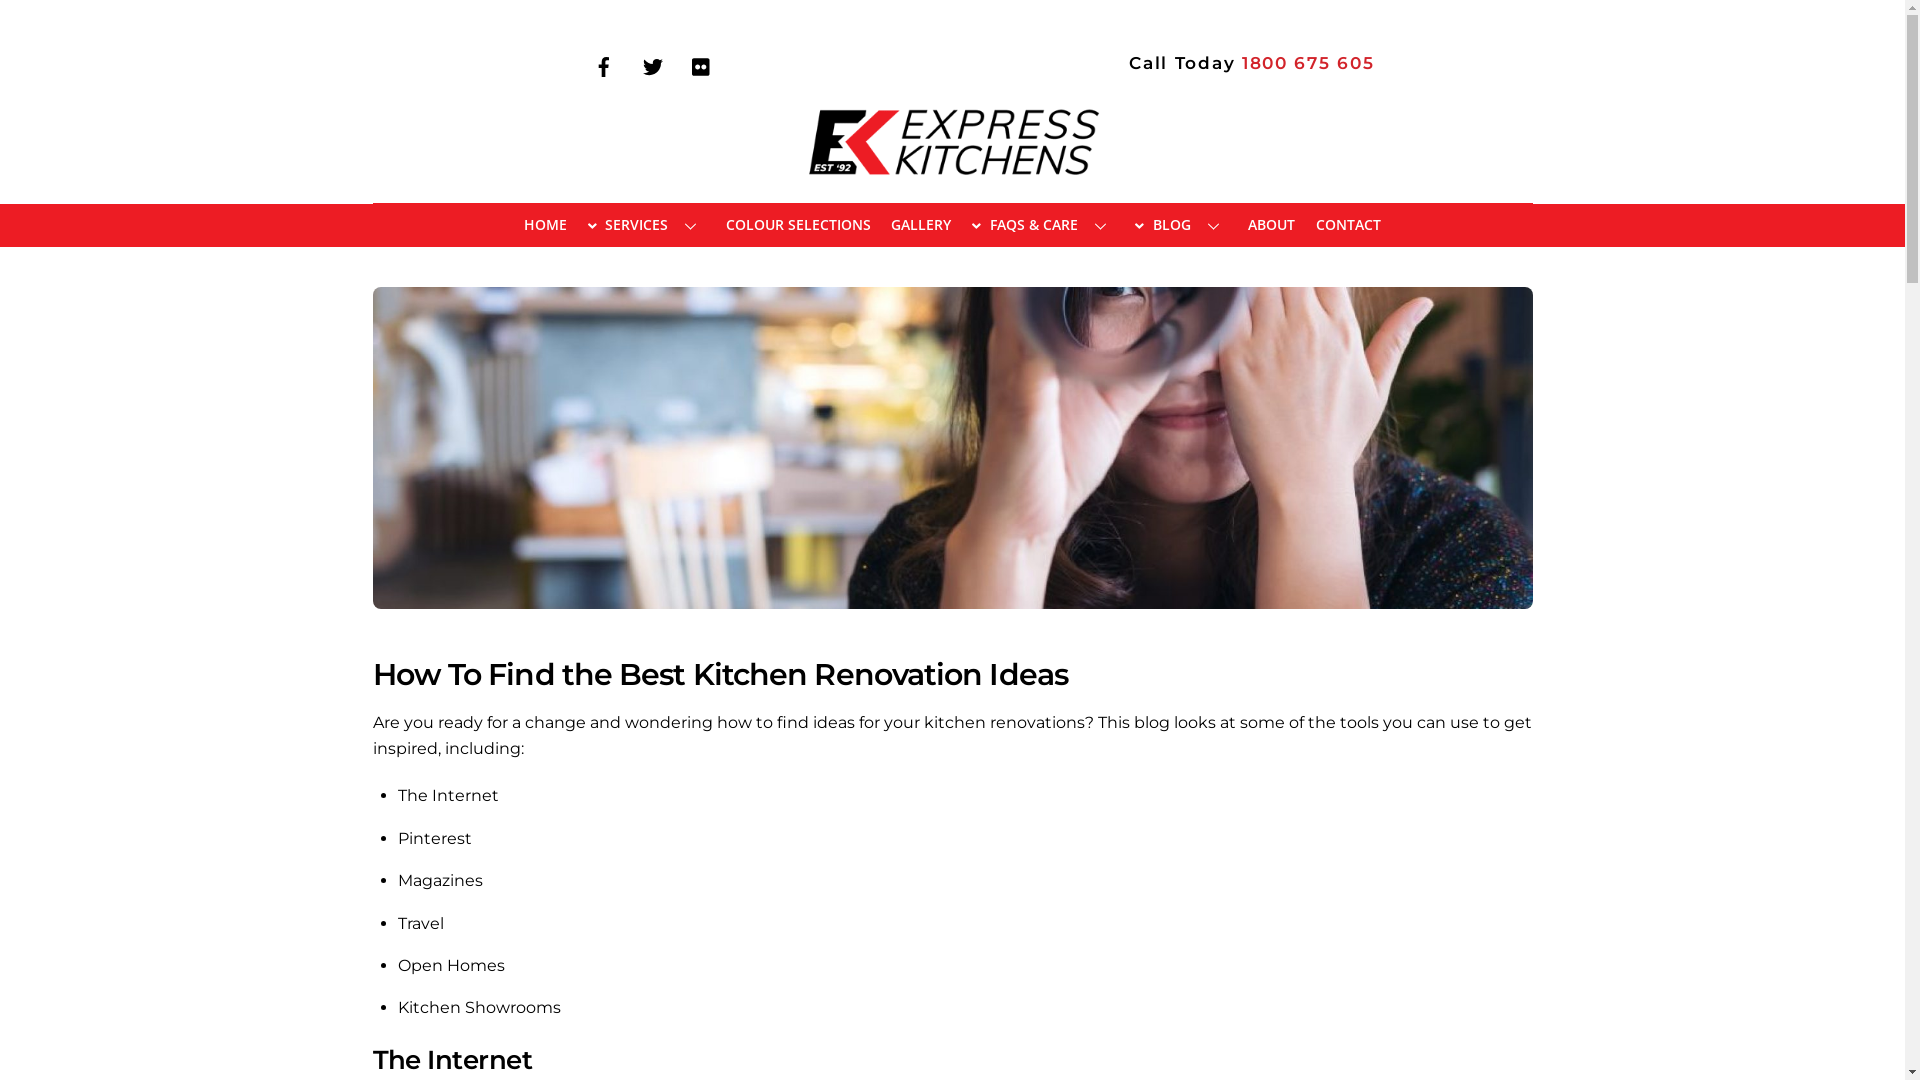 This screenshot has width=1920, height=1080. Describe the element at coordinates (796, 224) in the screenshot. I see `'COLOUR SELECTIONS'` at that location.